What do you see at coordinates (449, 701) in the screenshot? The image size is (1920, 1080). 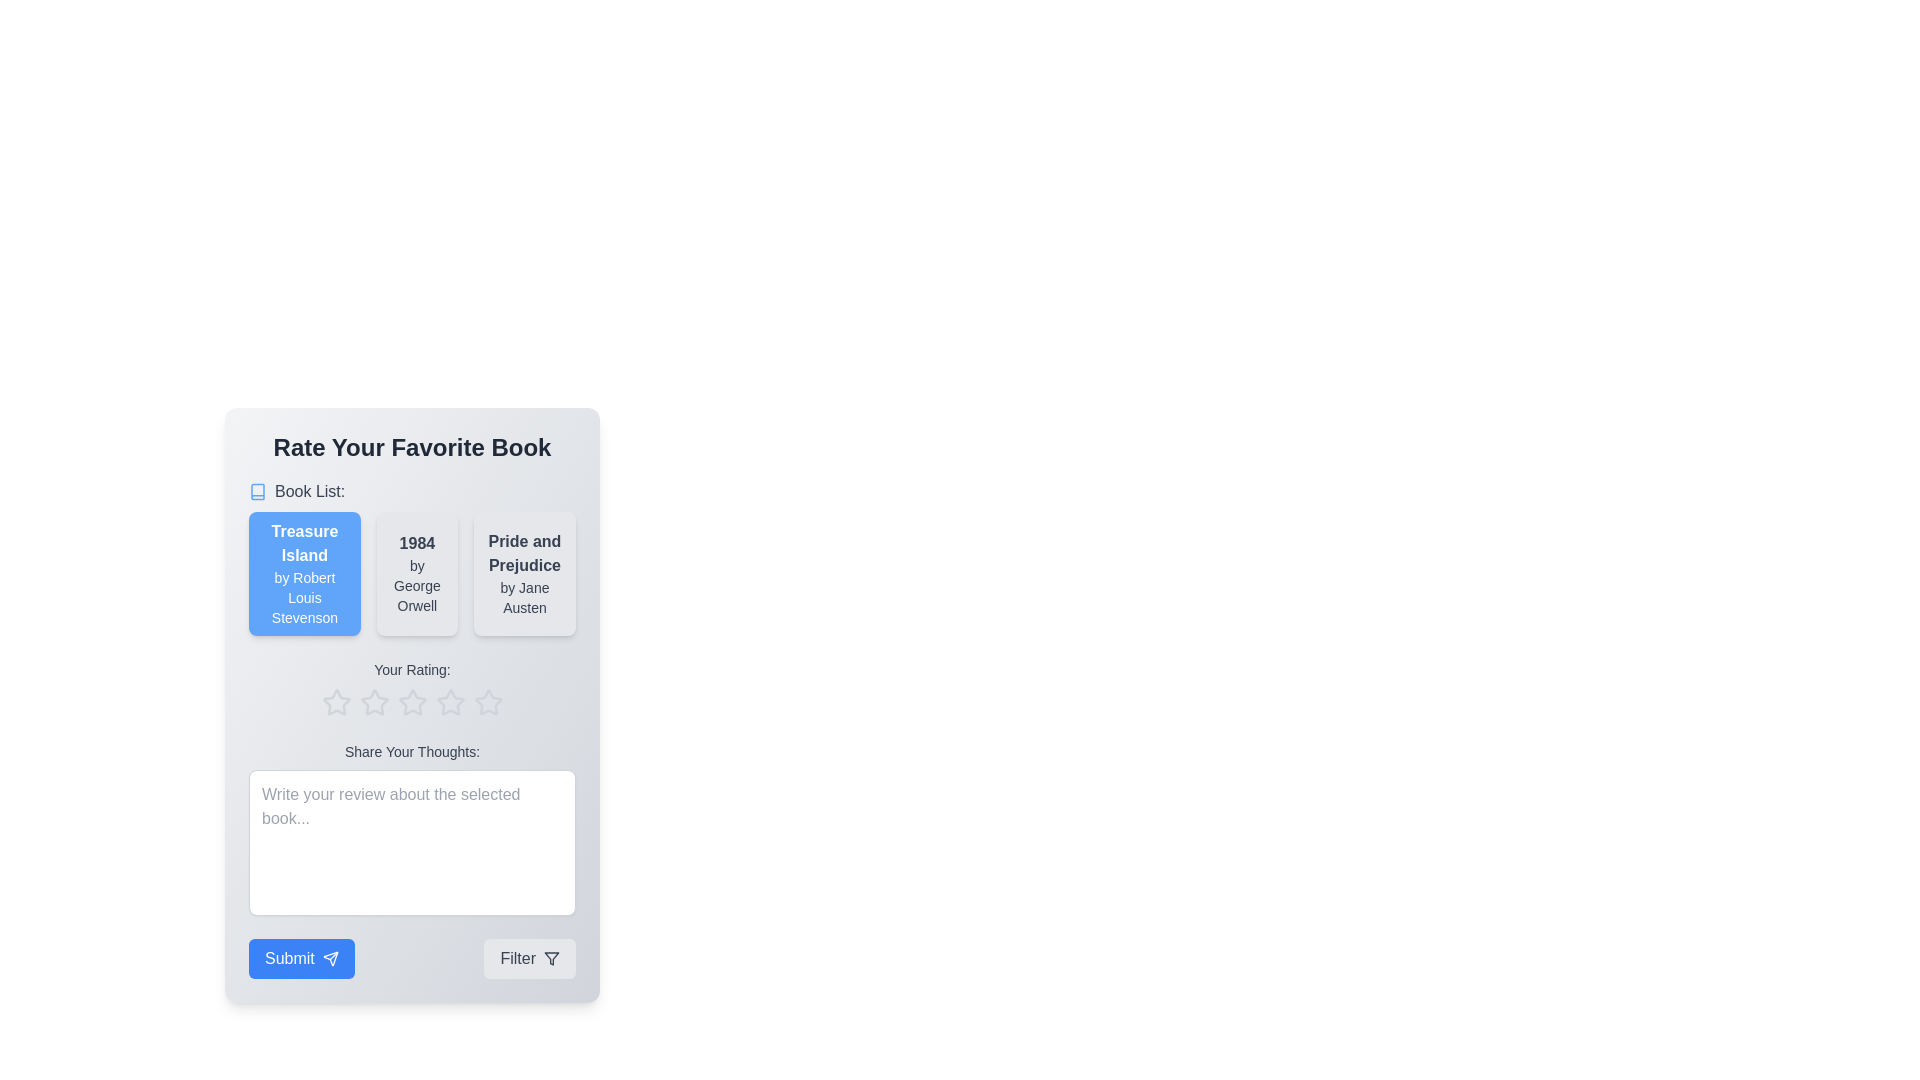 I see `the fourth star-shaped rating icon` at bounding box center [449, 701].